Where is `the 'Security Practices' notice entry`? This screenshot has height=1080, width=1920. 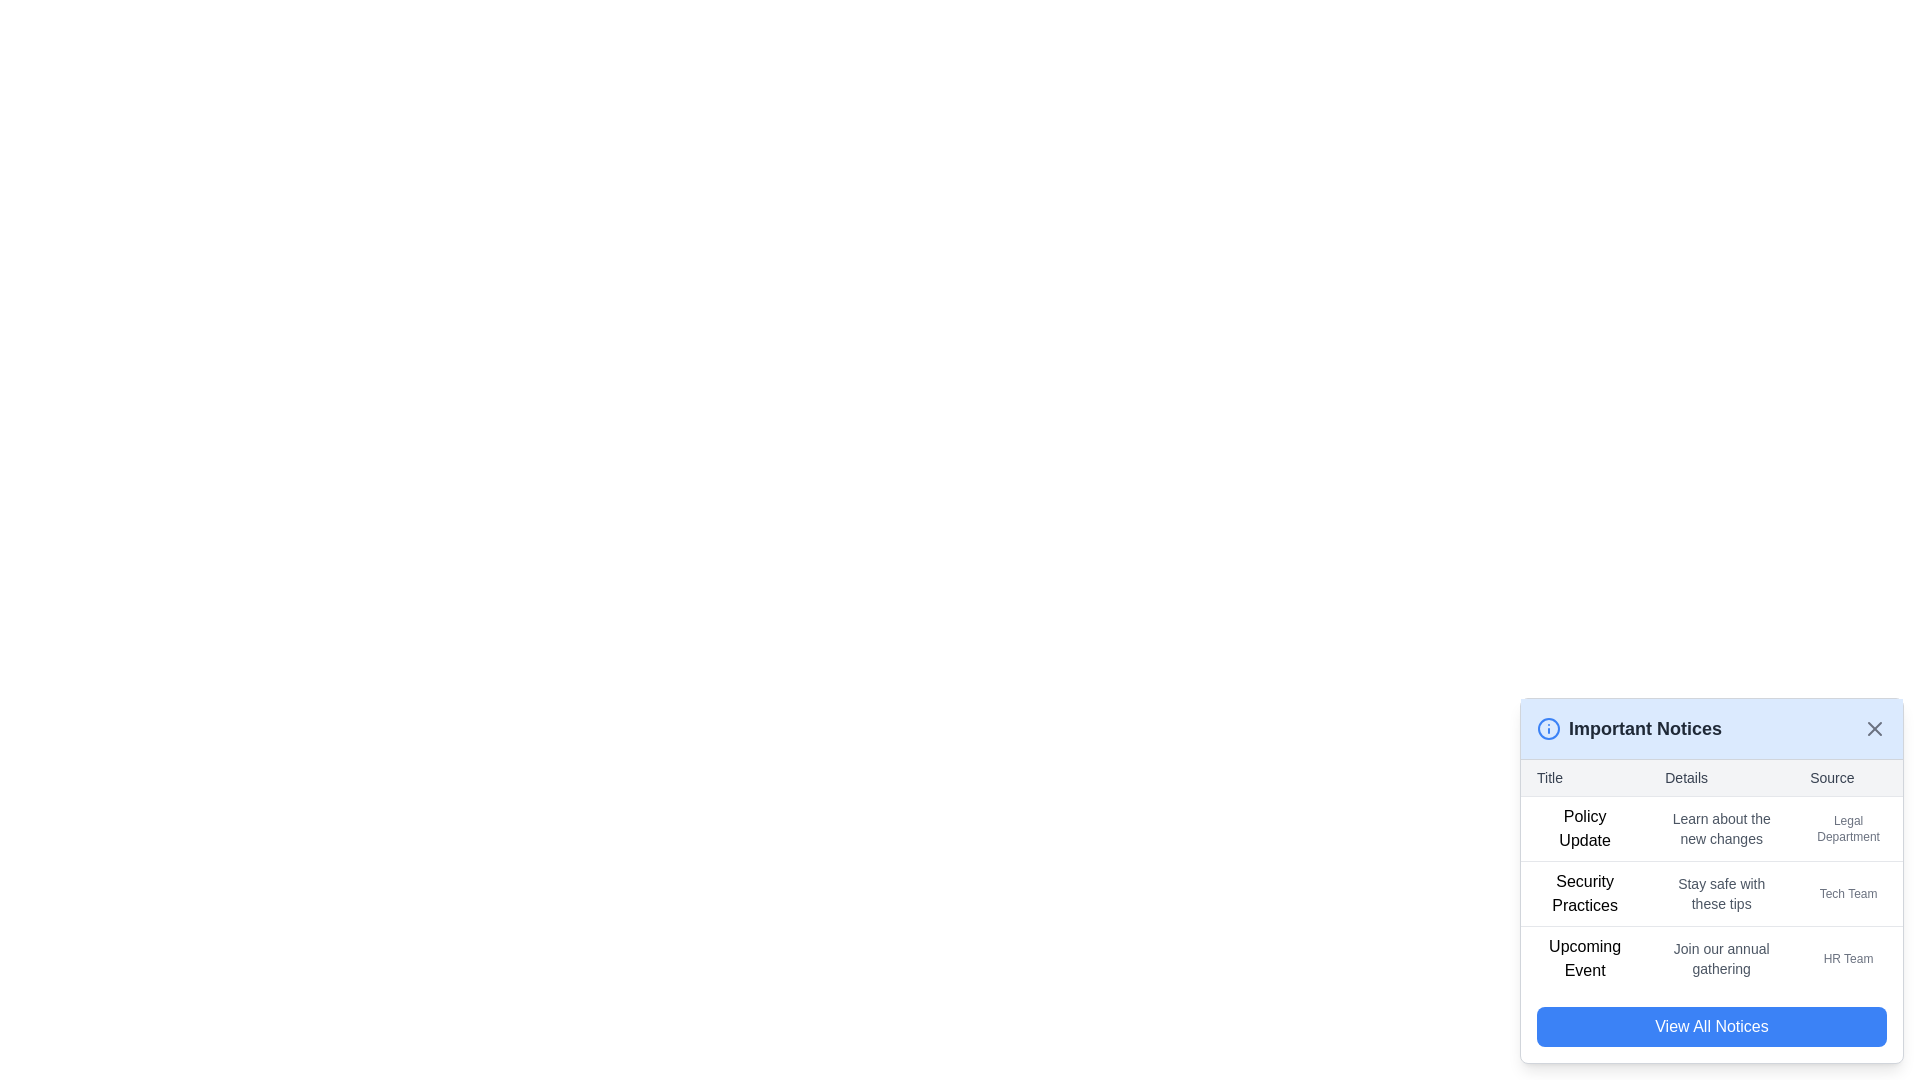
the 'Security Practices' notice entry is located at coordinates (1711, 893).